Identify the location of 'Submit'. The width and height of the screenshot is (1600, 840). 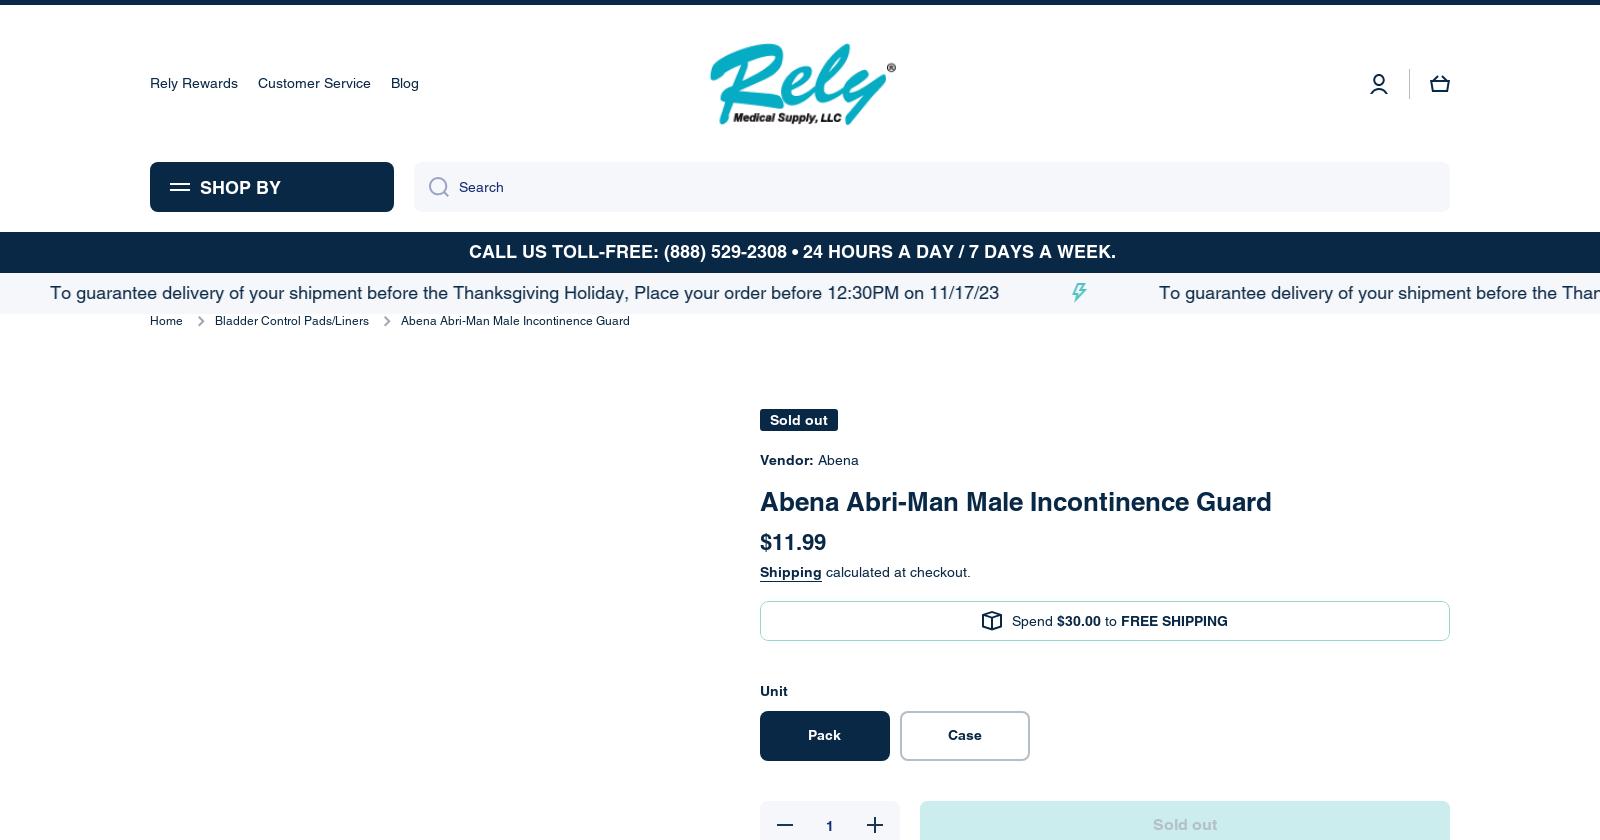
(571, 680).